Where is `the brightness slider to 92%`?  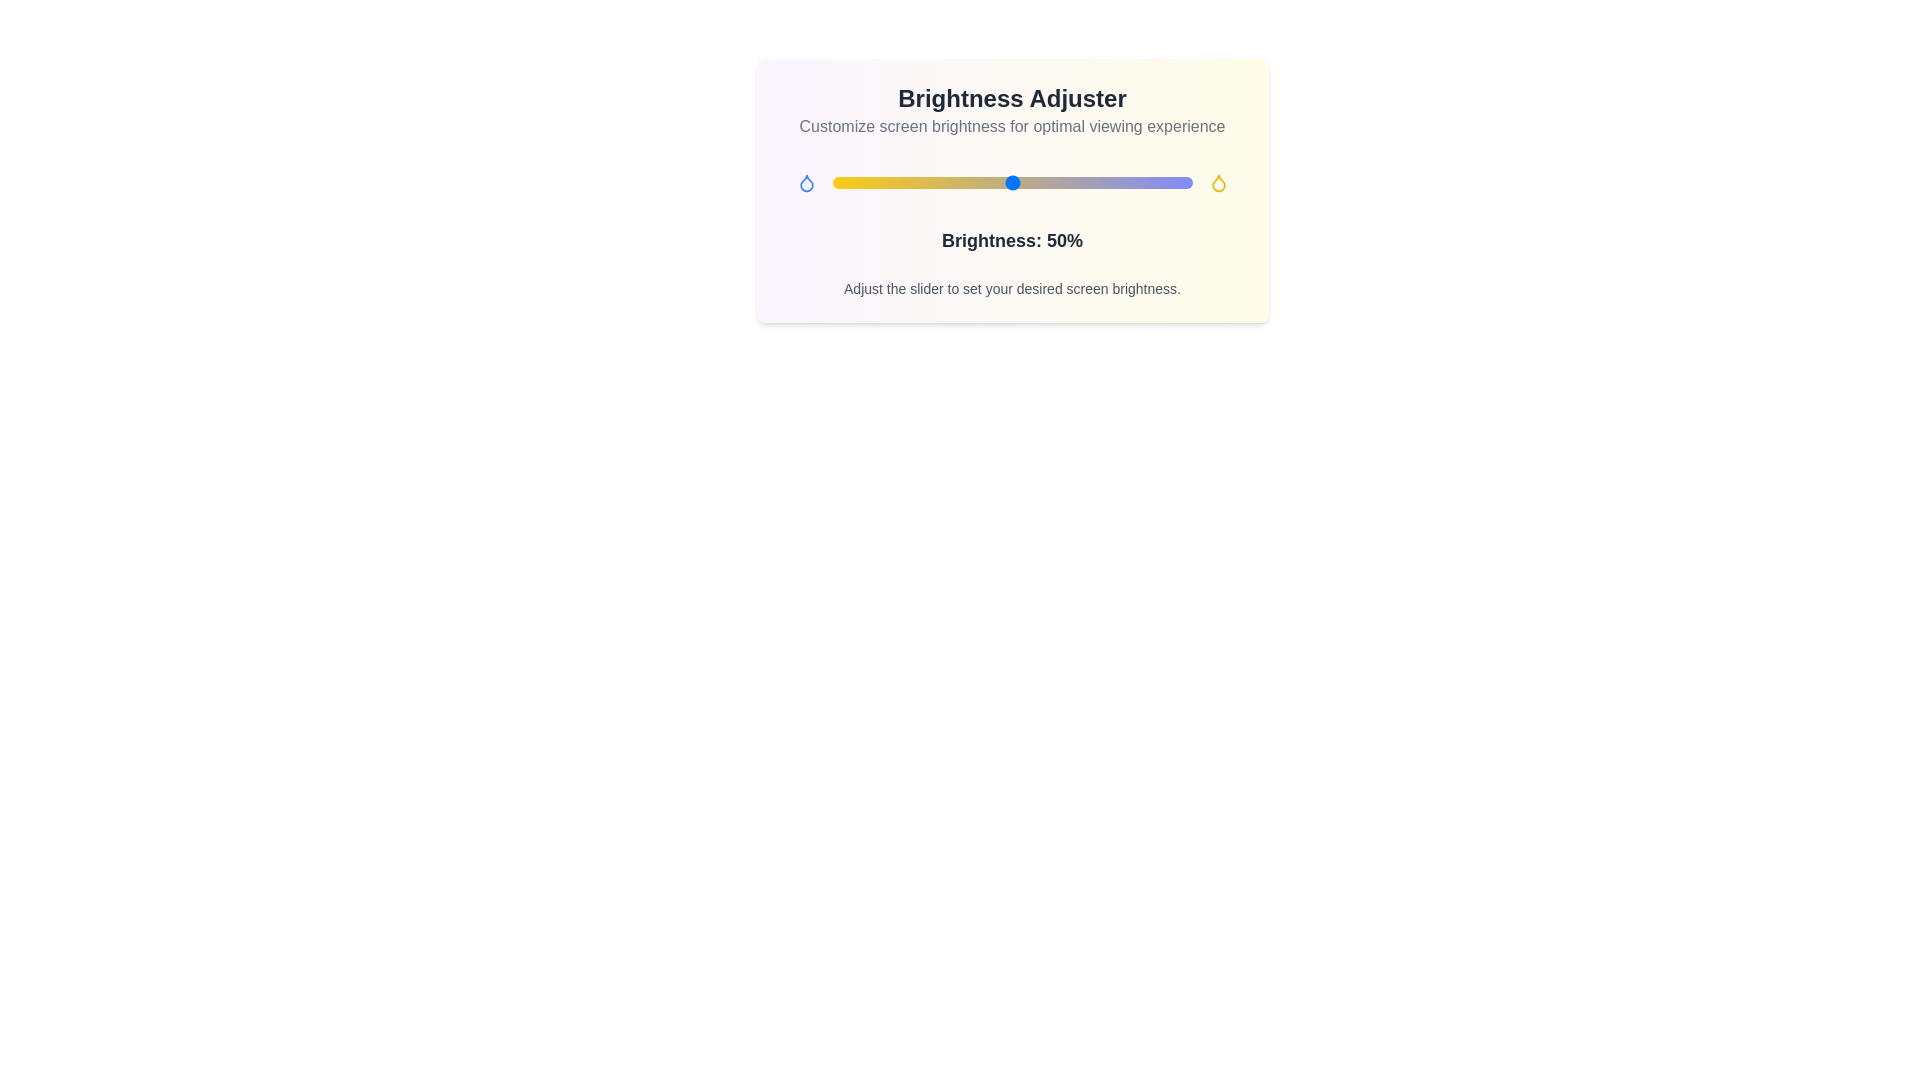
the brightness slider to 92% is located at coordinates (1163, 182).